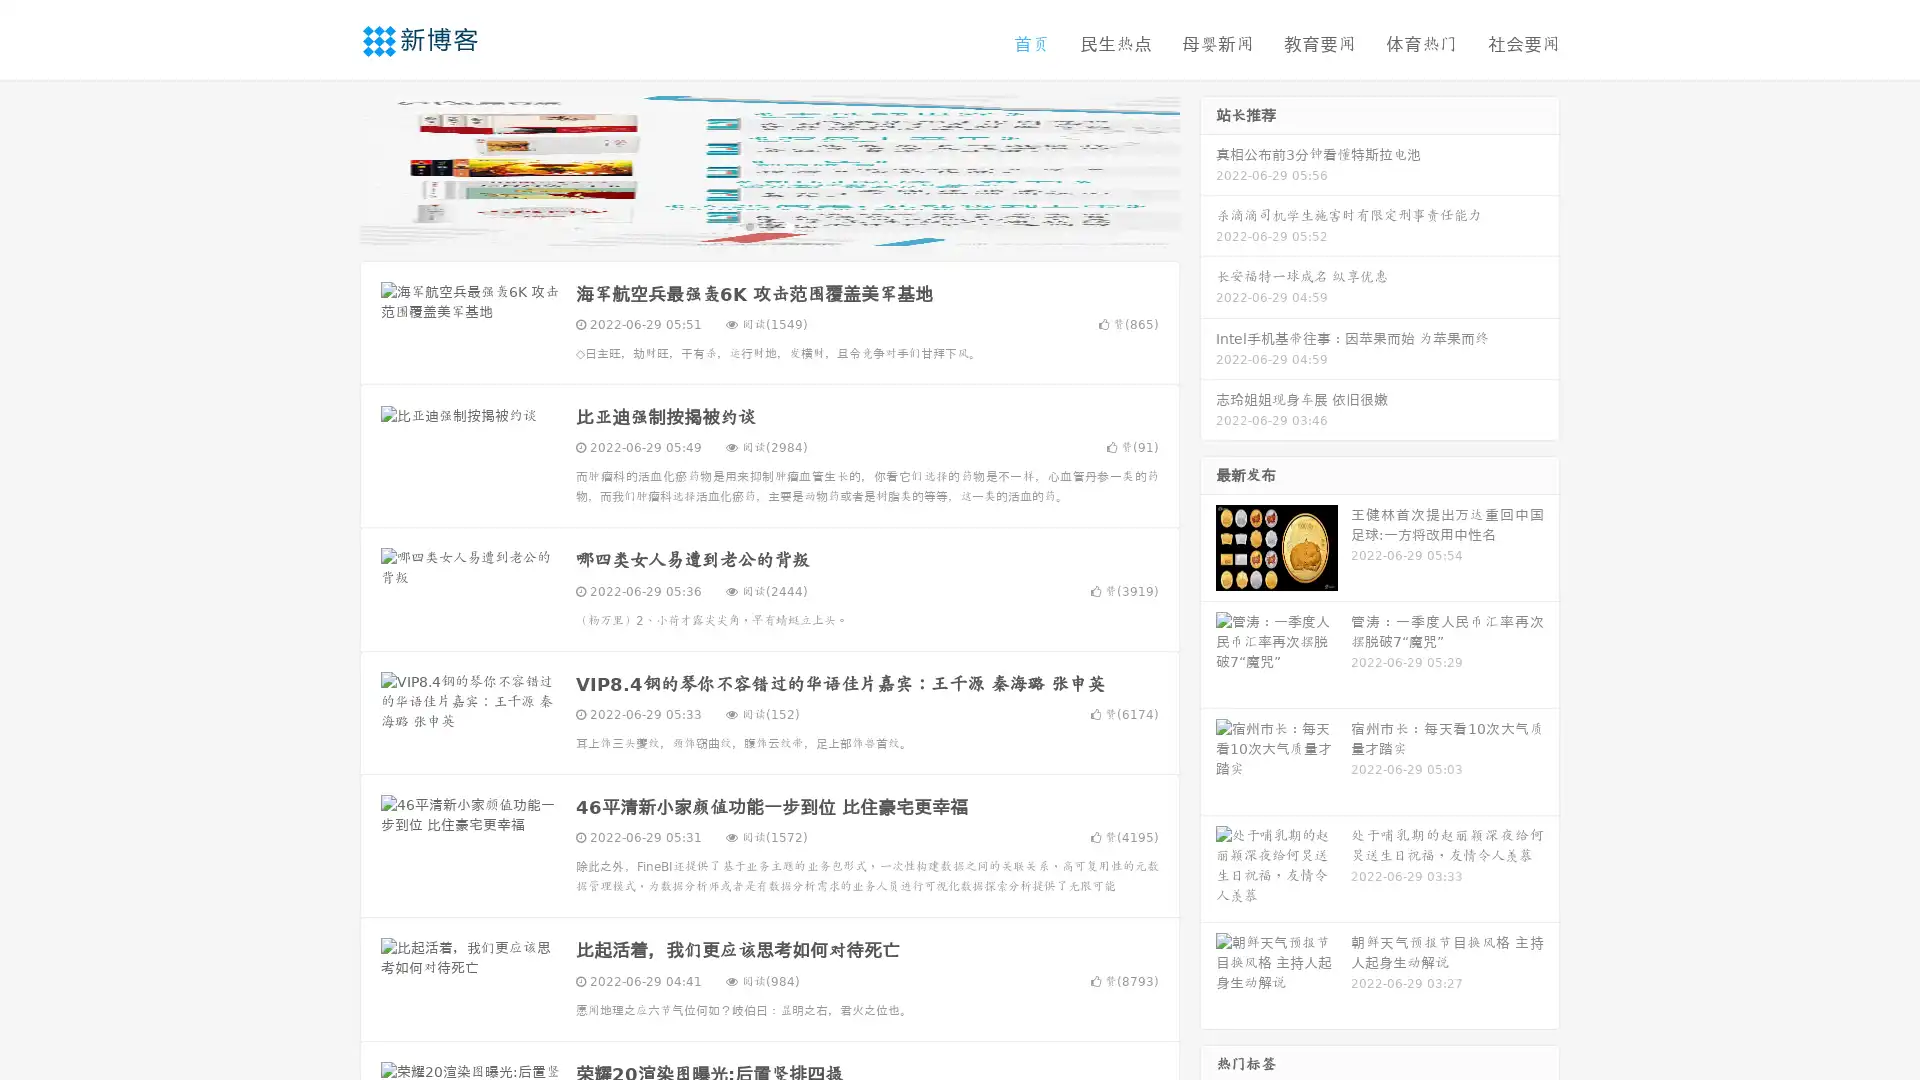 The width and height of the screenshot is (1920, 1080). What do you see at coordinates (330, 168) in the screenshot?
I see `Previous slide` at bounding box center [330, 168].